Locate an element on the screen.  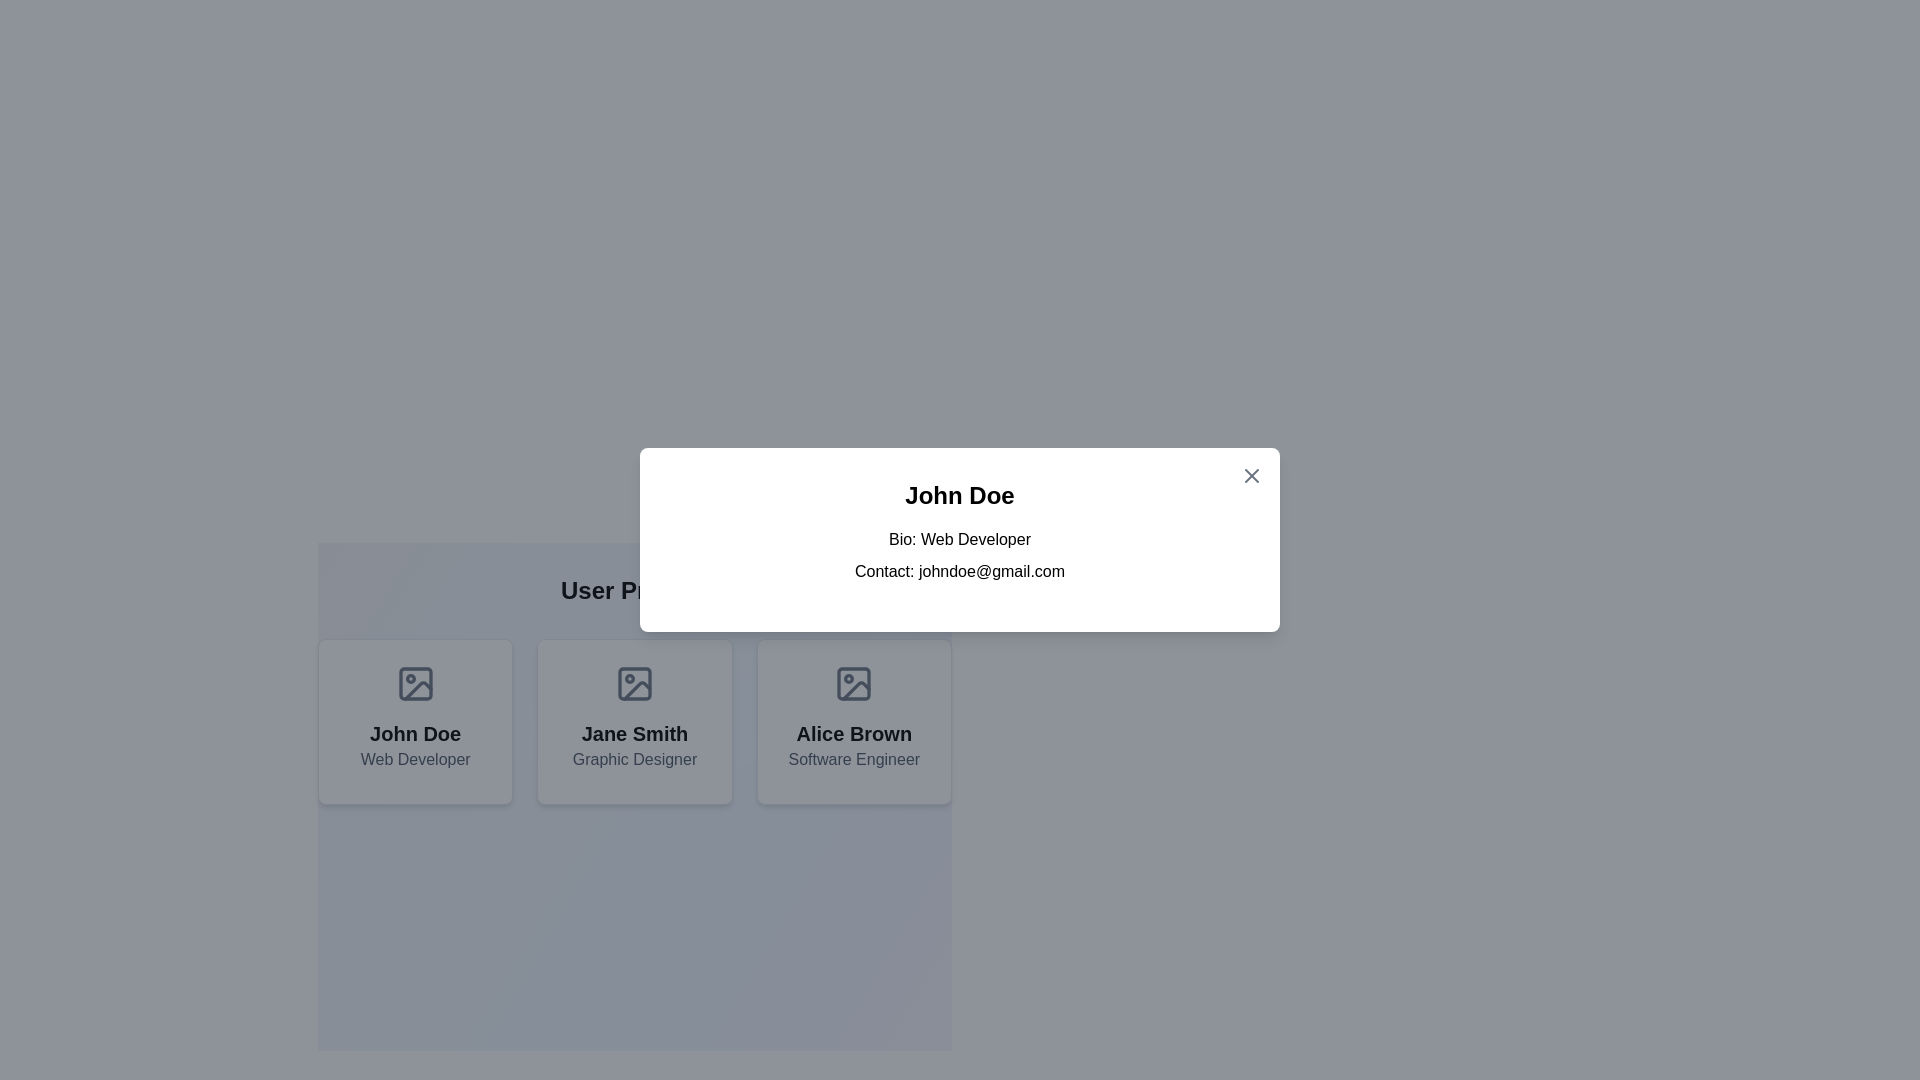
the text label displaying 'Alice Brown', which is prominently styled and located in the third user profile card, positioned beneath the icon area and above the job title 'Software Engineer' is located at coordinates (854, 733).